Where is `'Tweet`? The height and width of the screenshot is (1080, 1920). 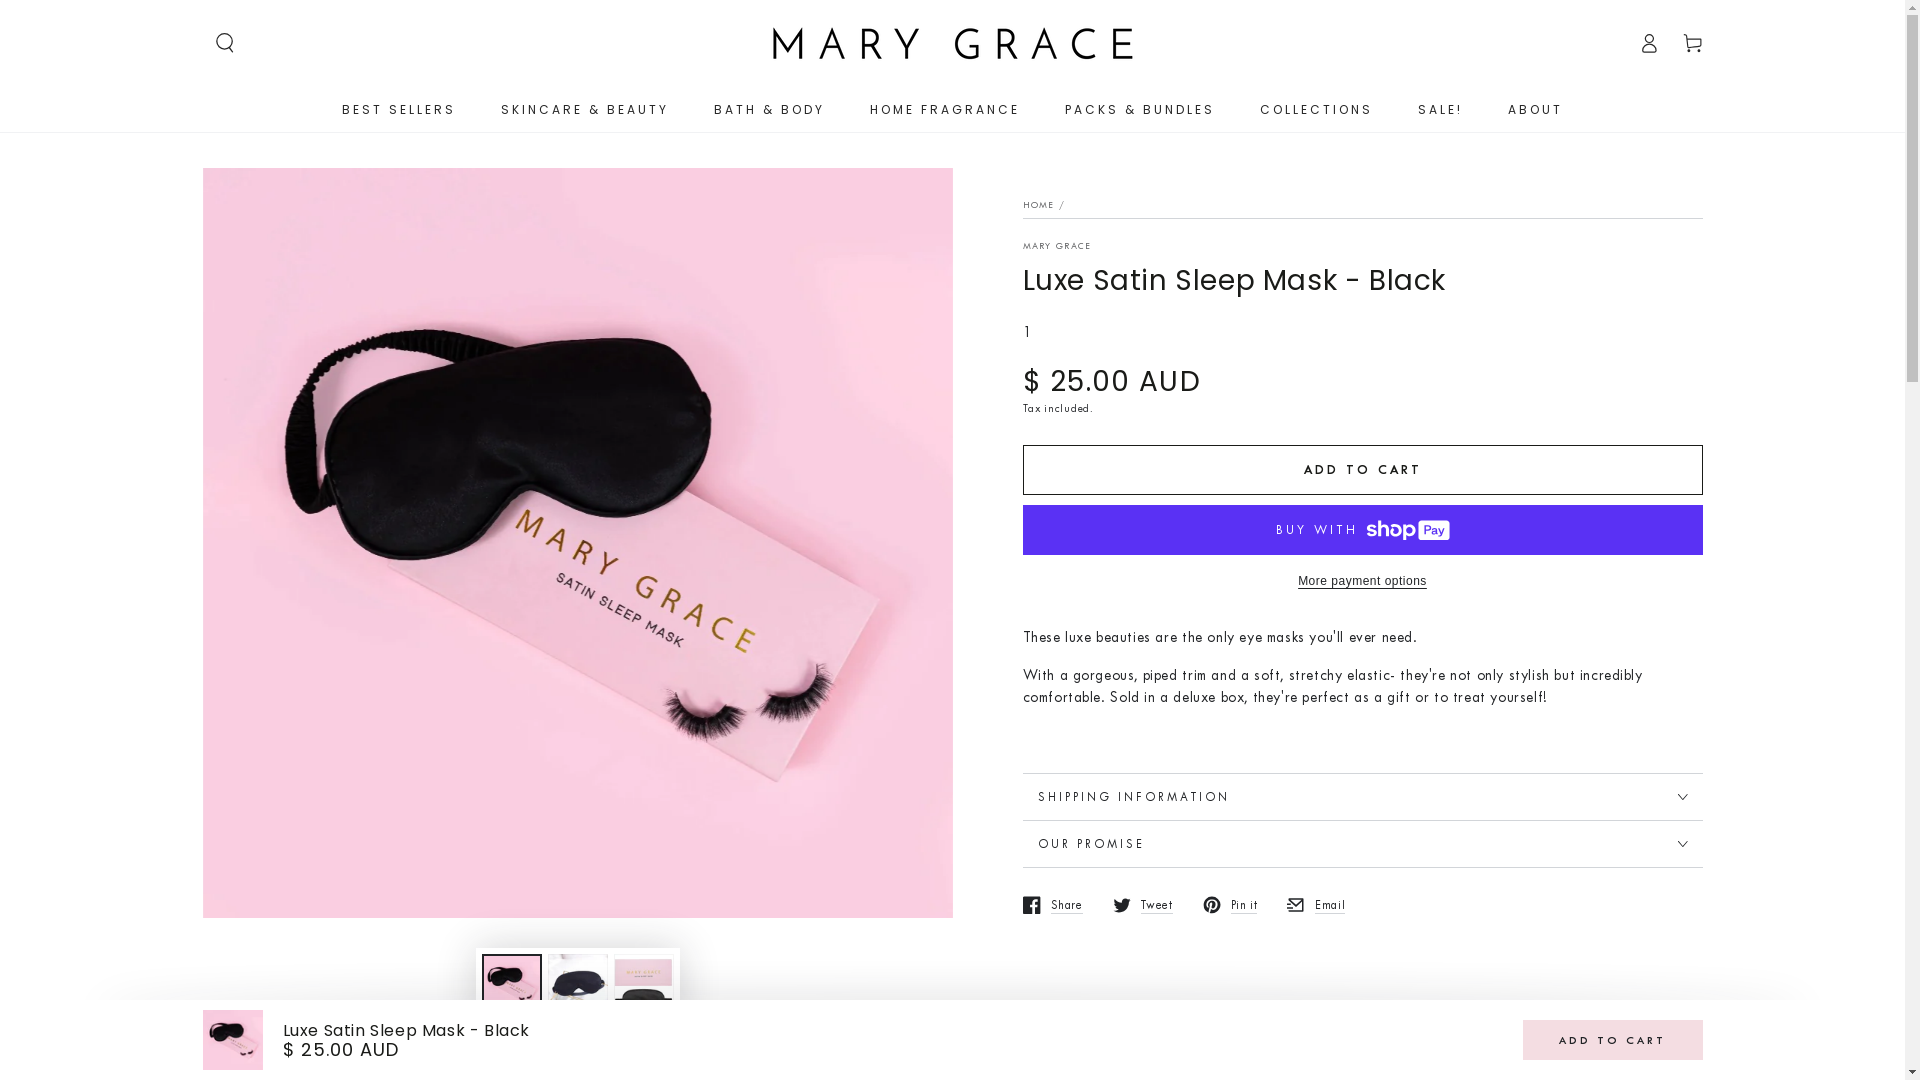 'Tweet is located at coordinates (1142, 905).